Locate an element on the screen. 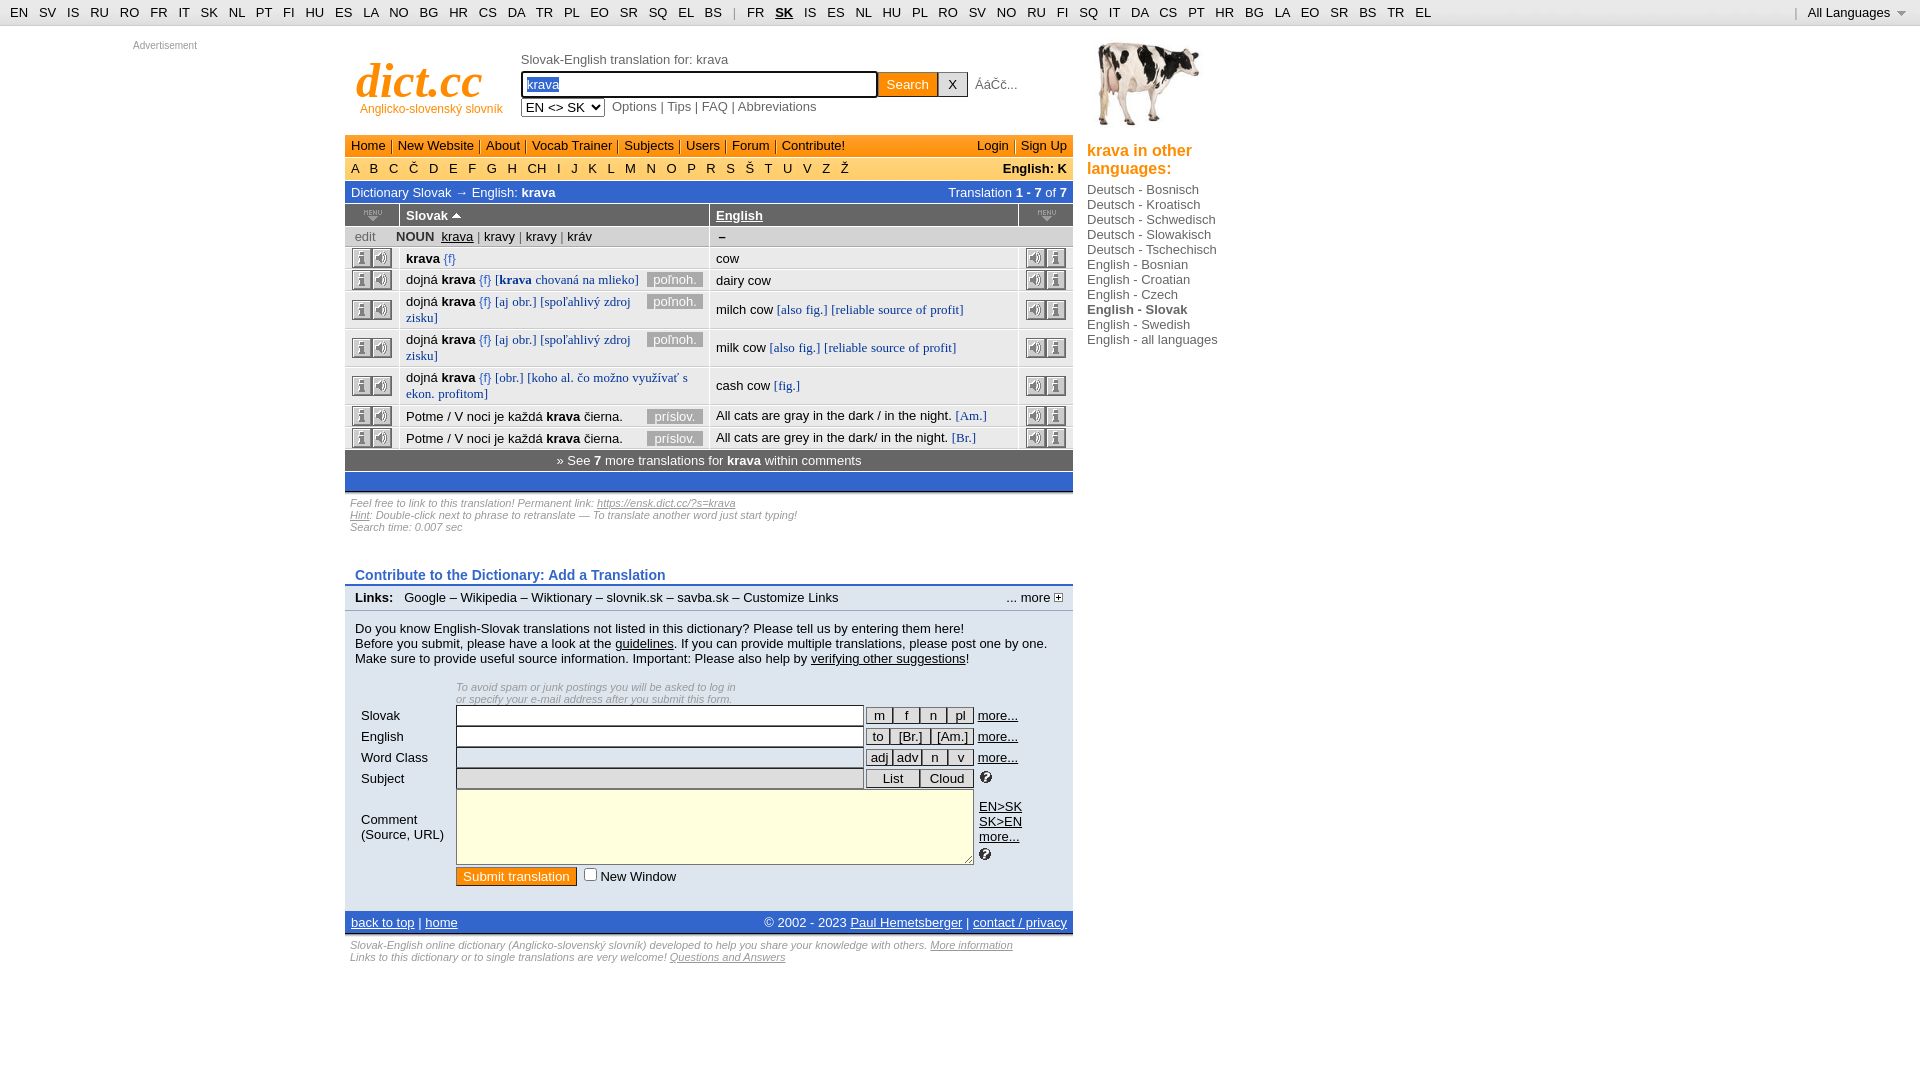 The image size is (1920, 1080). 'cow' is located at coordinates (726, 256).